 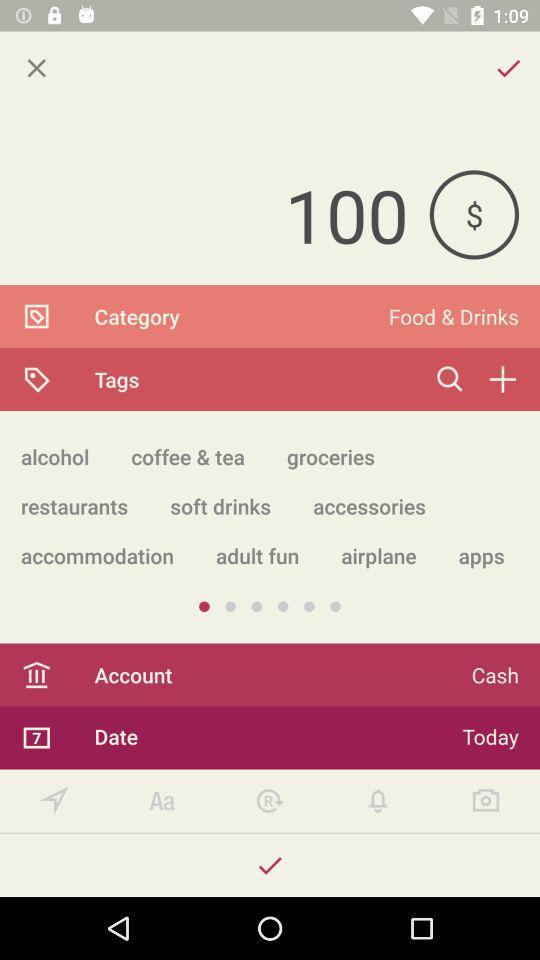 What do you see at coordinates (257, 555) in the screenshot?
I see `the item next to airplane item` at bounding box center [257, 555].